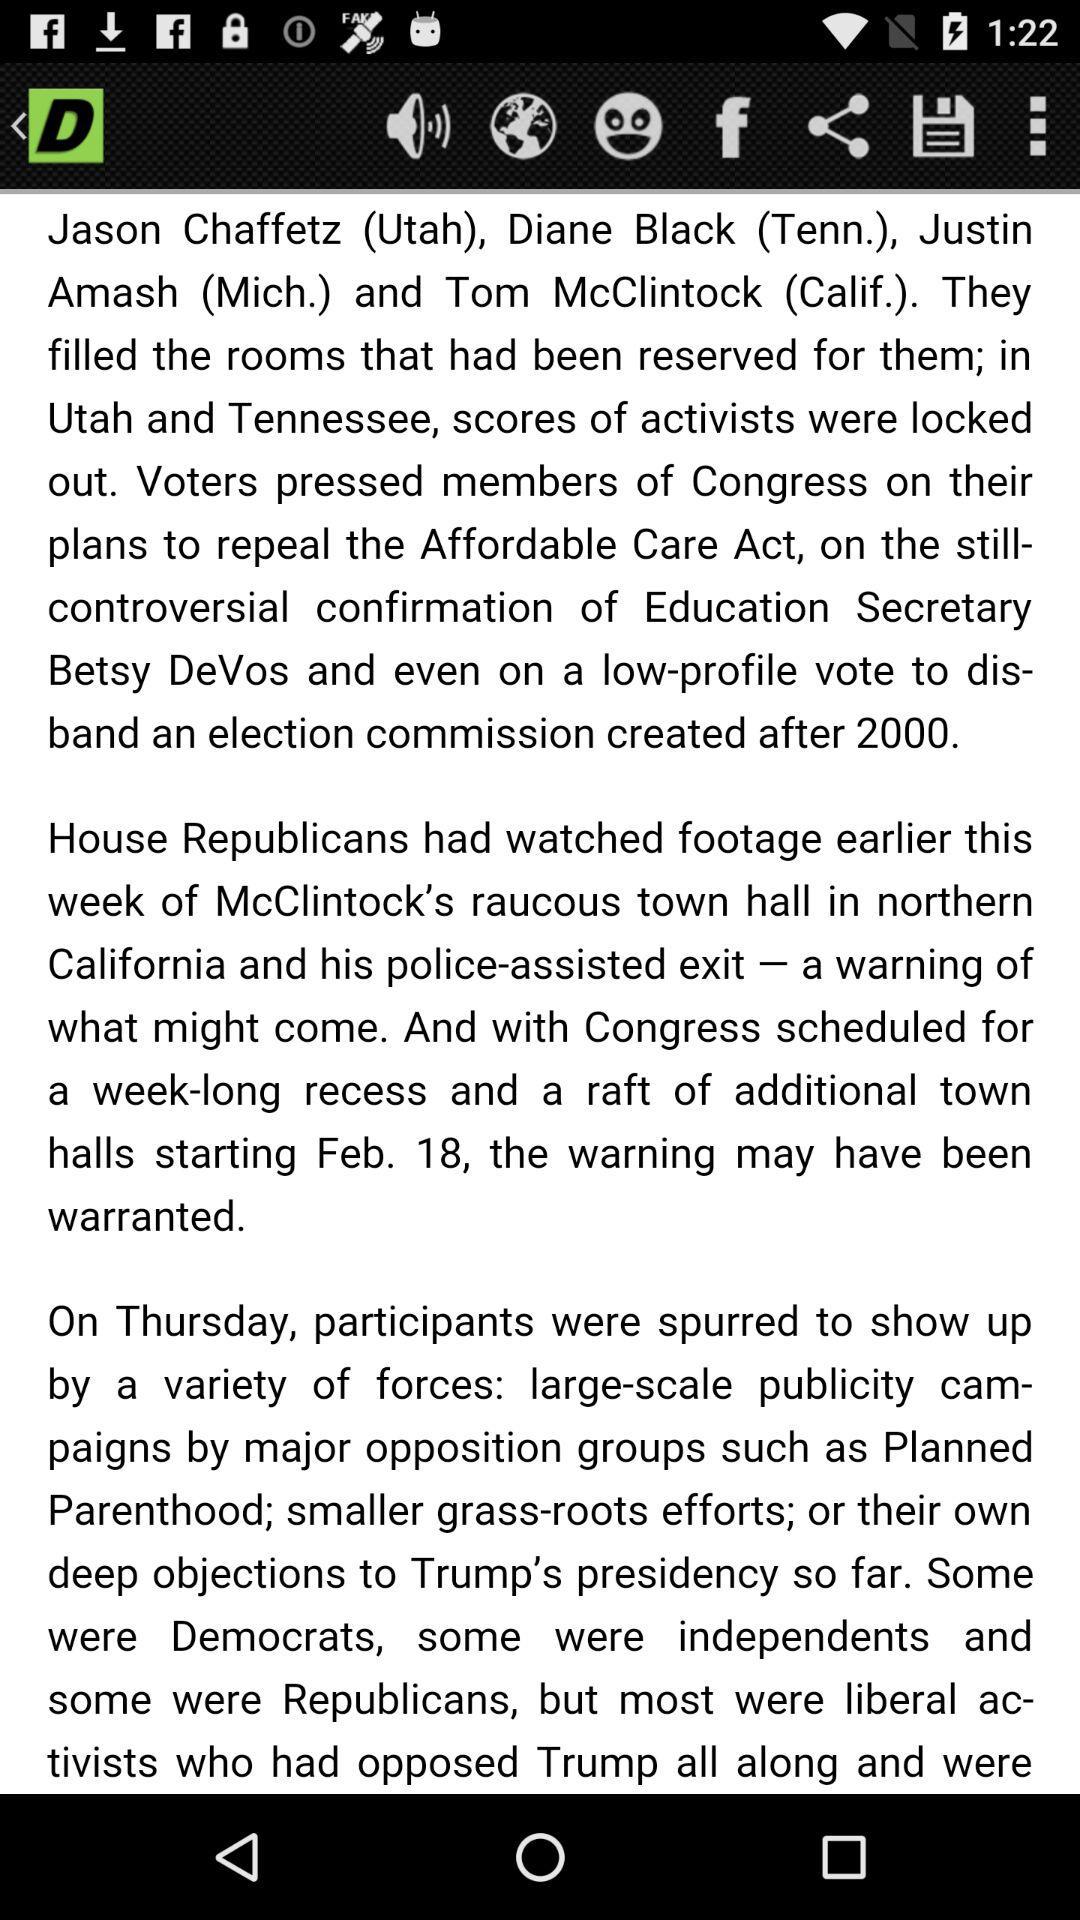 This screenshot has width=1080, height=1920. Describe the element at coordinates (540, 994) in the screenshot. I see `article text` at that location.